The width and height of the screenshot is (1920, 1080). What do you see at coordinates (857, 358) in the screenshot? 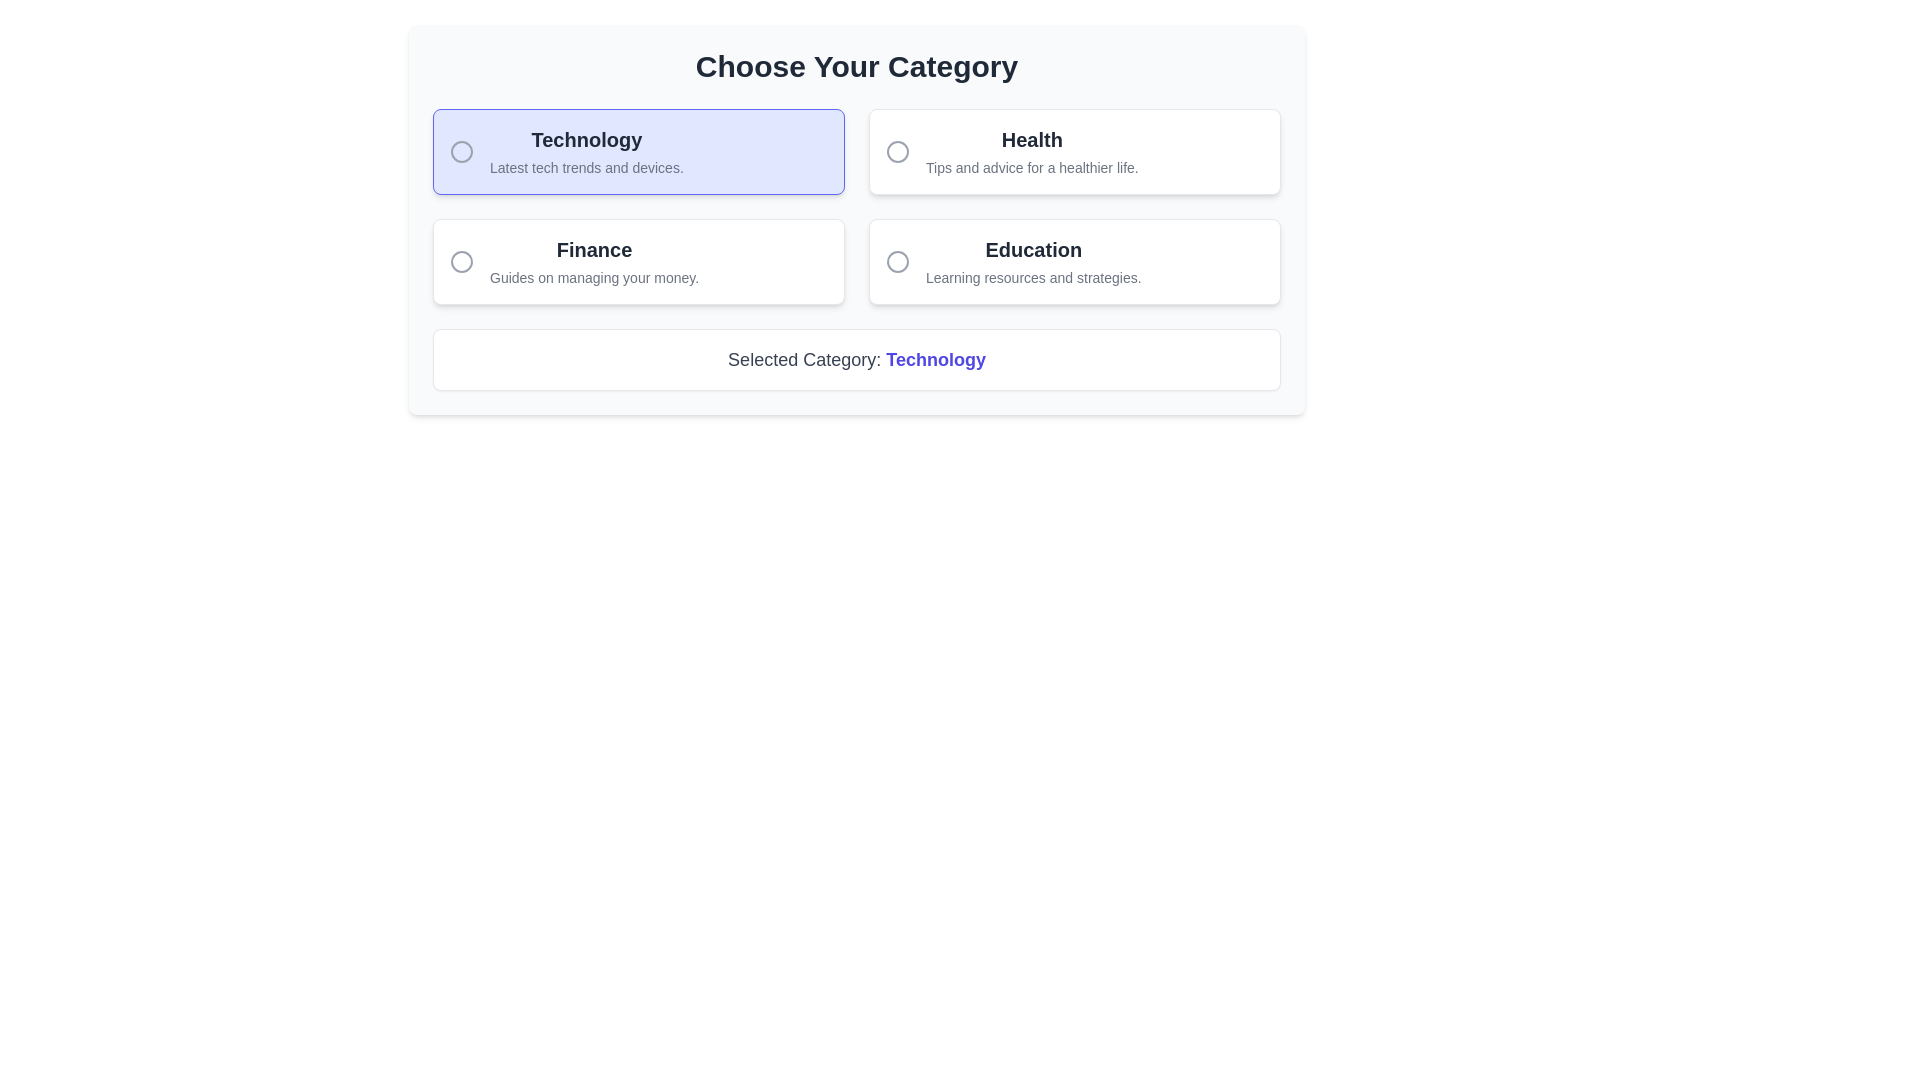
I see `the text label displaying 'Selected Category: Technology', which features the word 'Technology' in bold indigo, located underneath the category selection area` at bounding box center [857, 358].